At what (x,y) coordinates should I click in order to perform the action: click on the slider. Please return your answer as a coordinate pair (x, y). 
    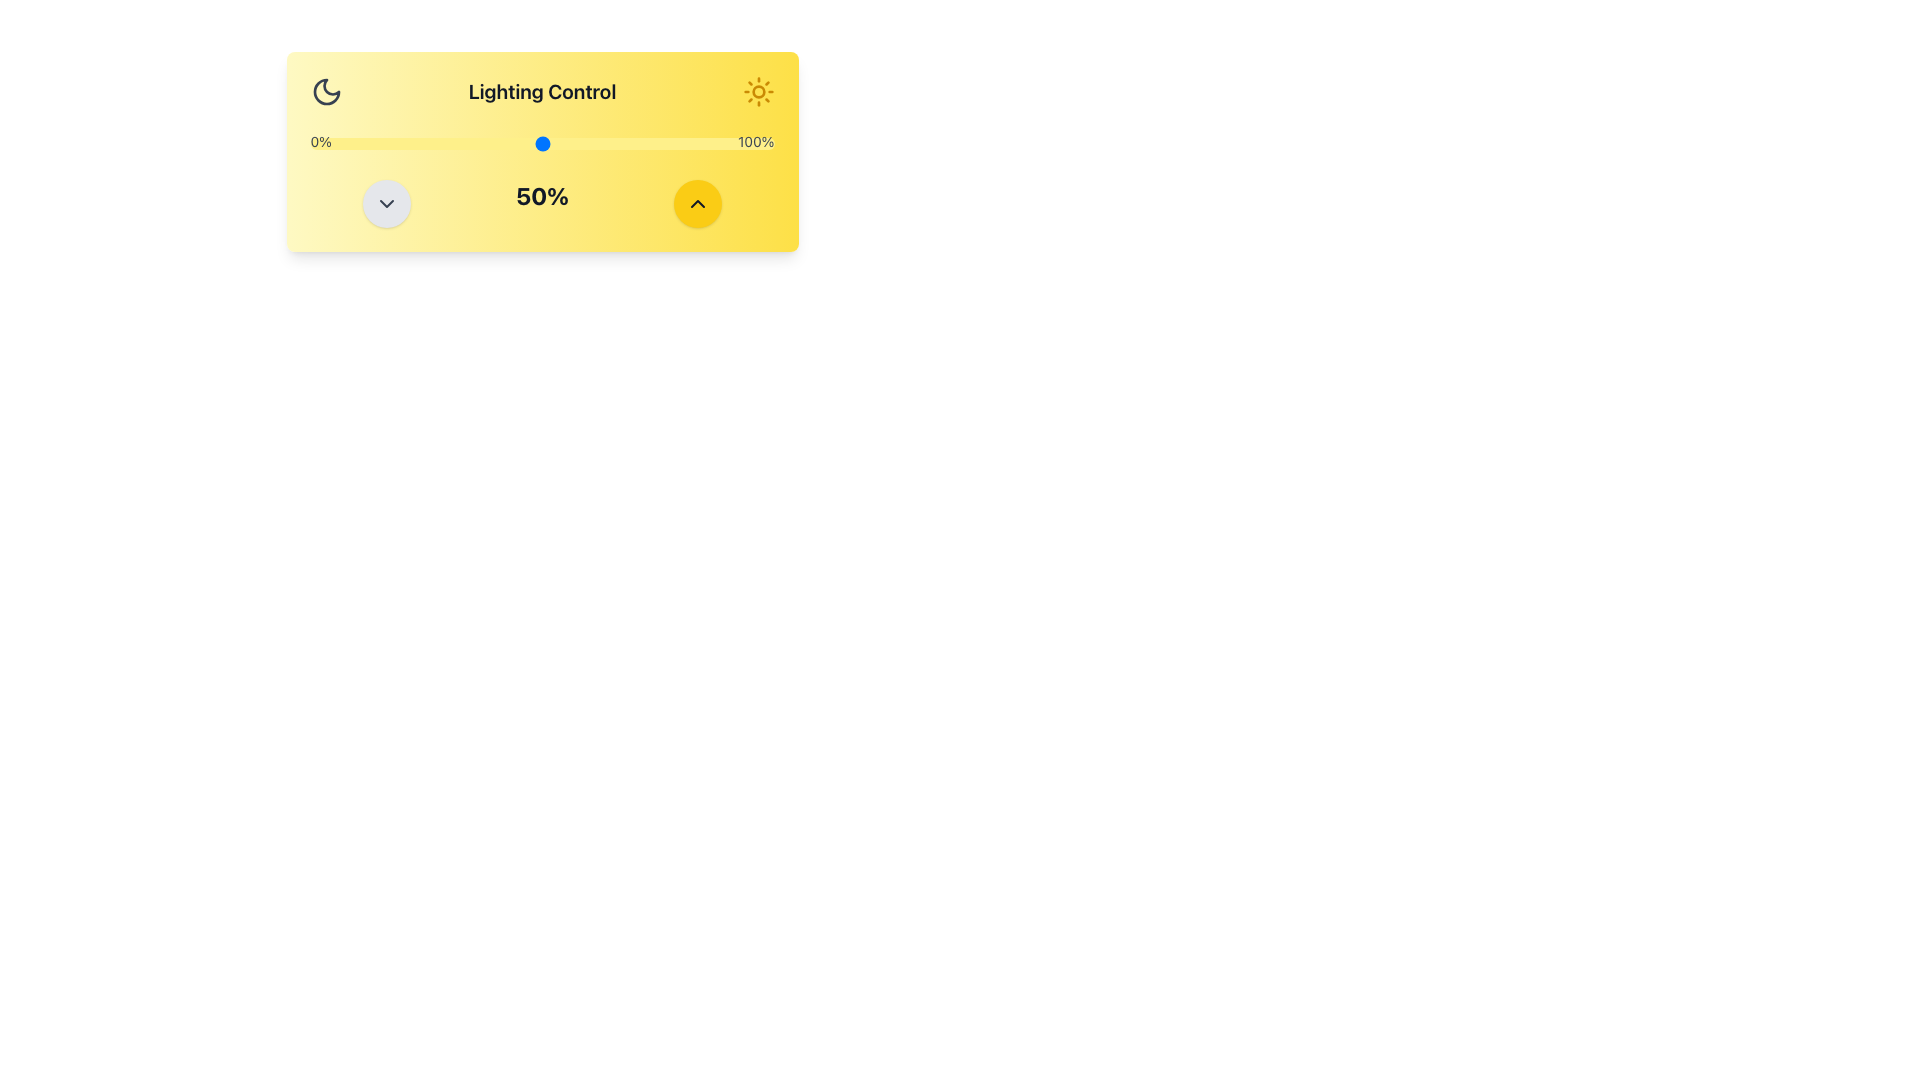
    Looking at the image, I should click on (462, 142).